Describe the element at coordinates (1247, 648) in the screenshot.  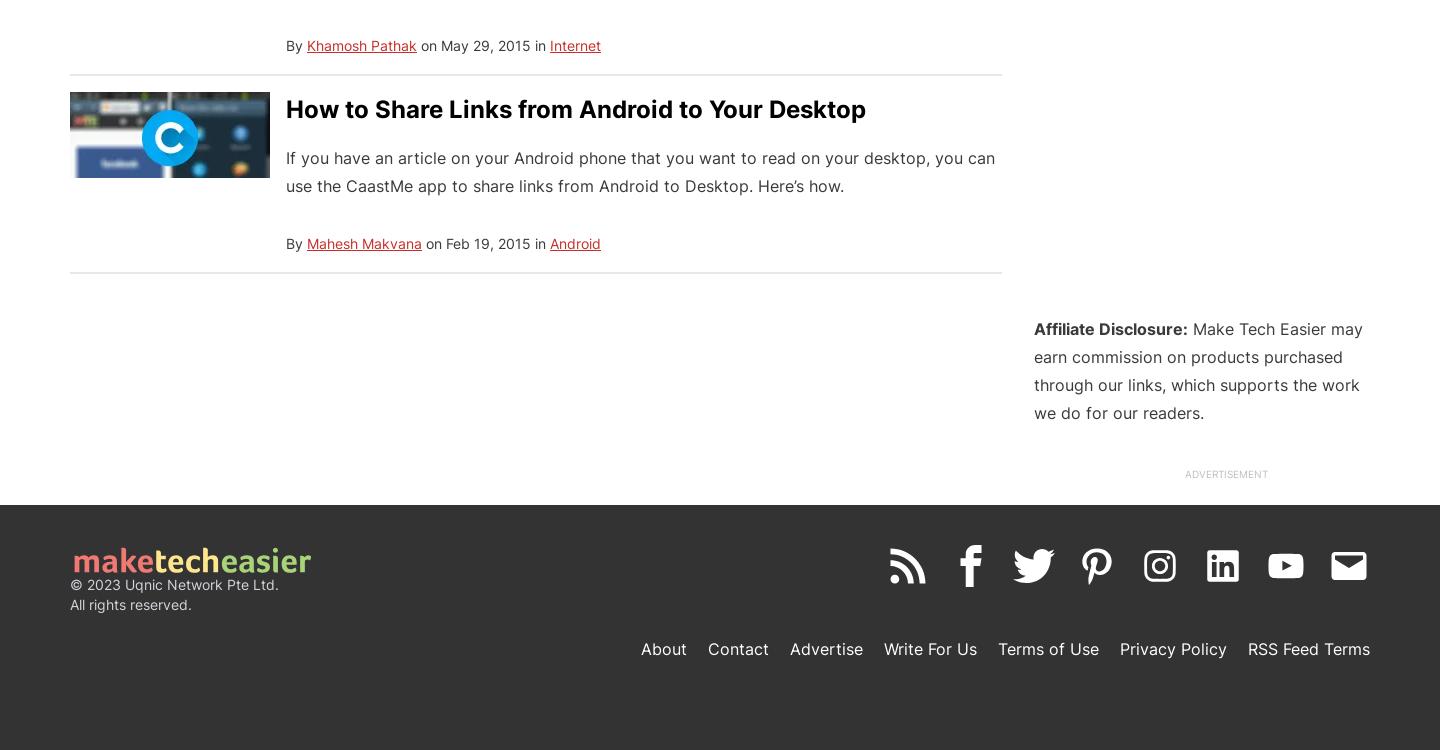
I see `'RSS Feed Terms'` at that location.